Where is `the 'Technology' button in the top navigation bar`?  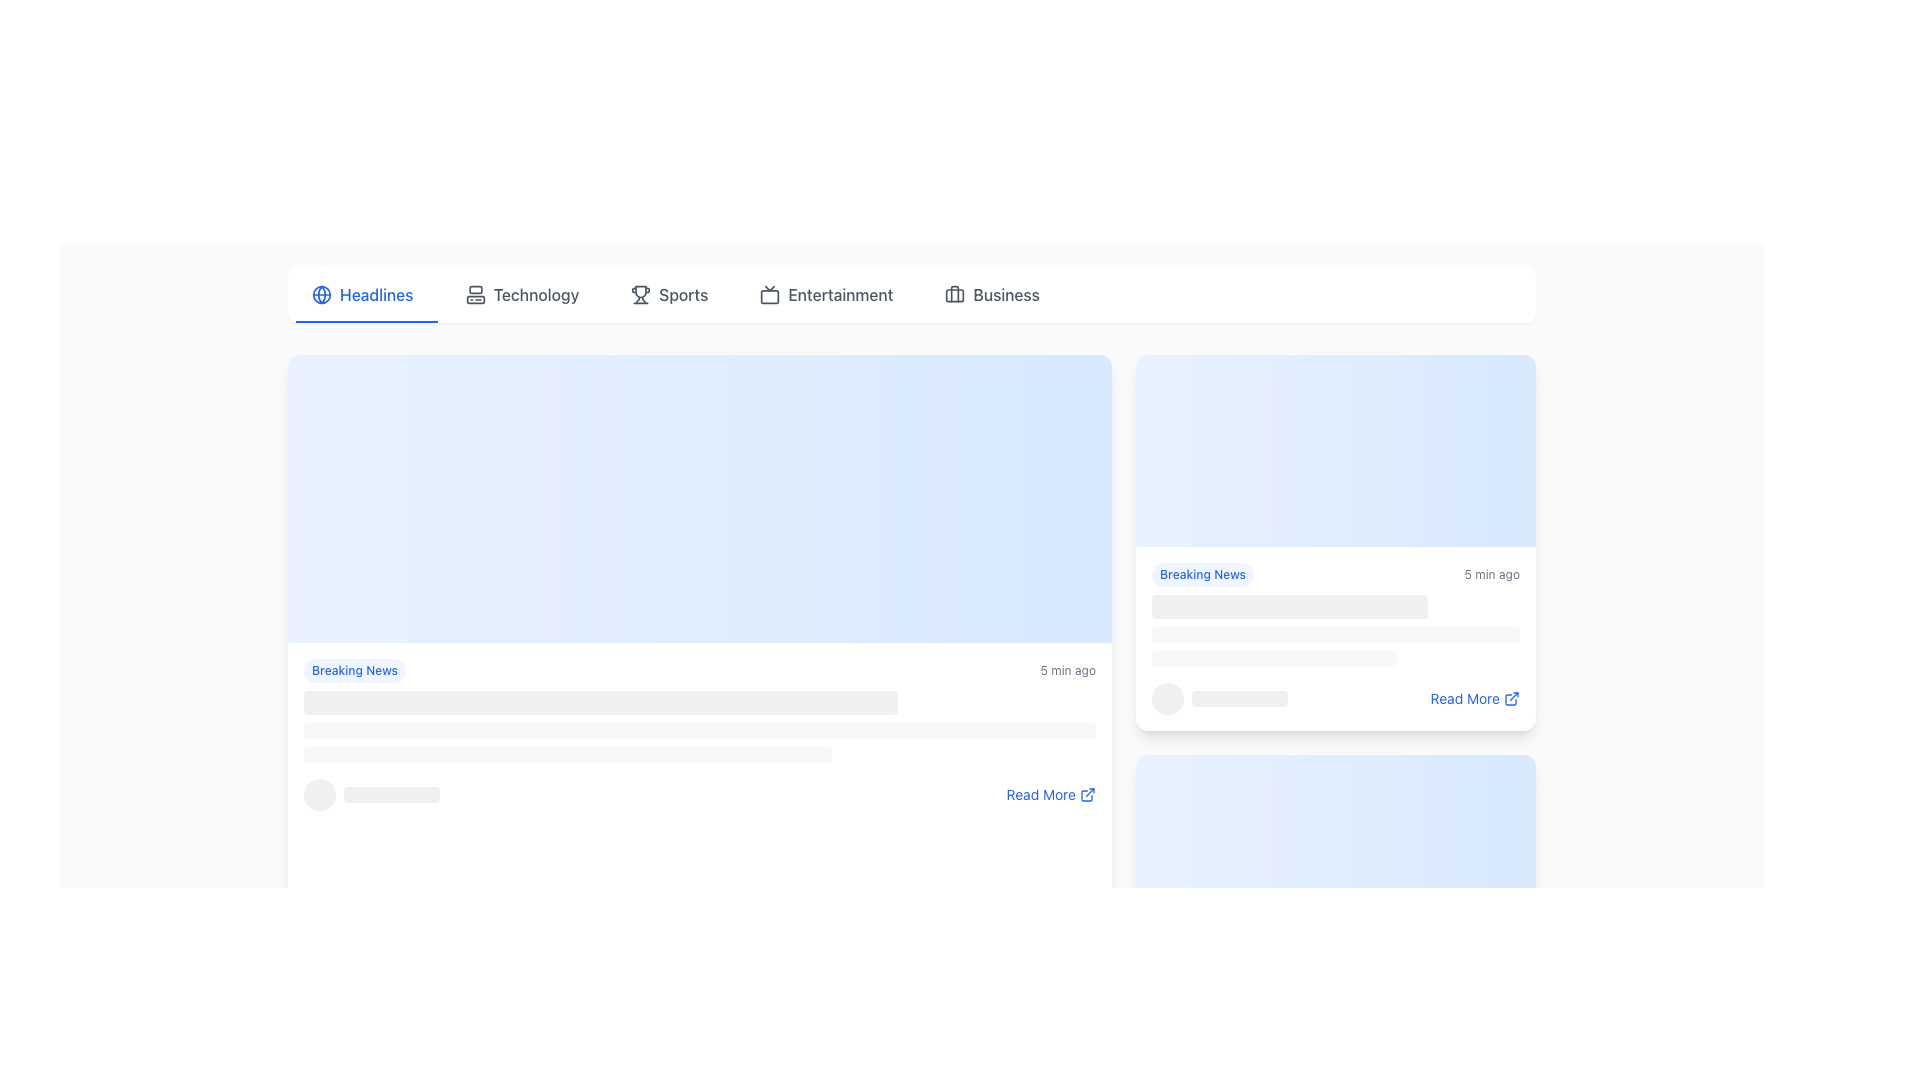 the 'Technology' button in the top navigation bar is located at coordinates (522, 294).